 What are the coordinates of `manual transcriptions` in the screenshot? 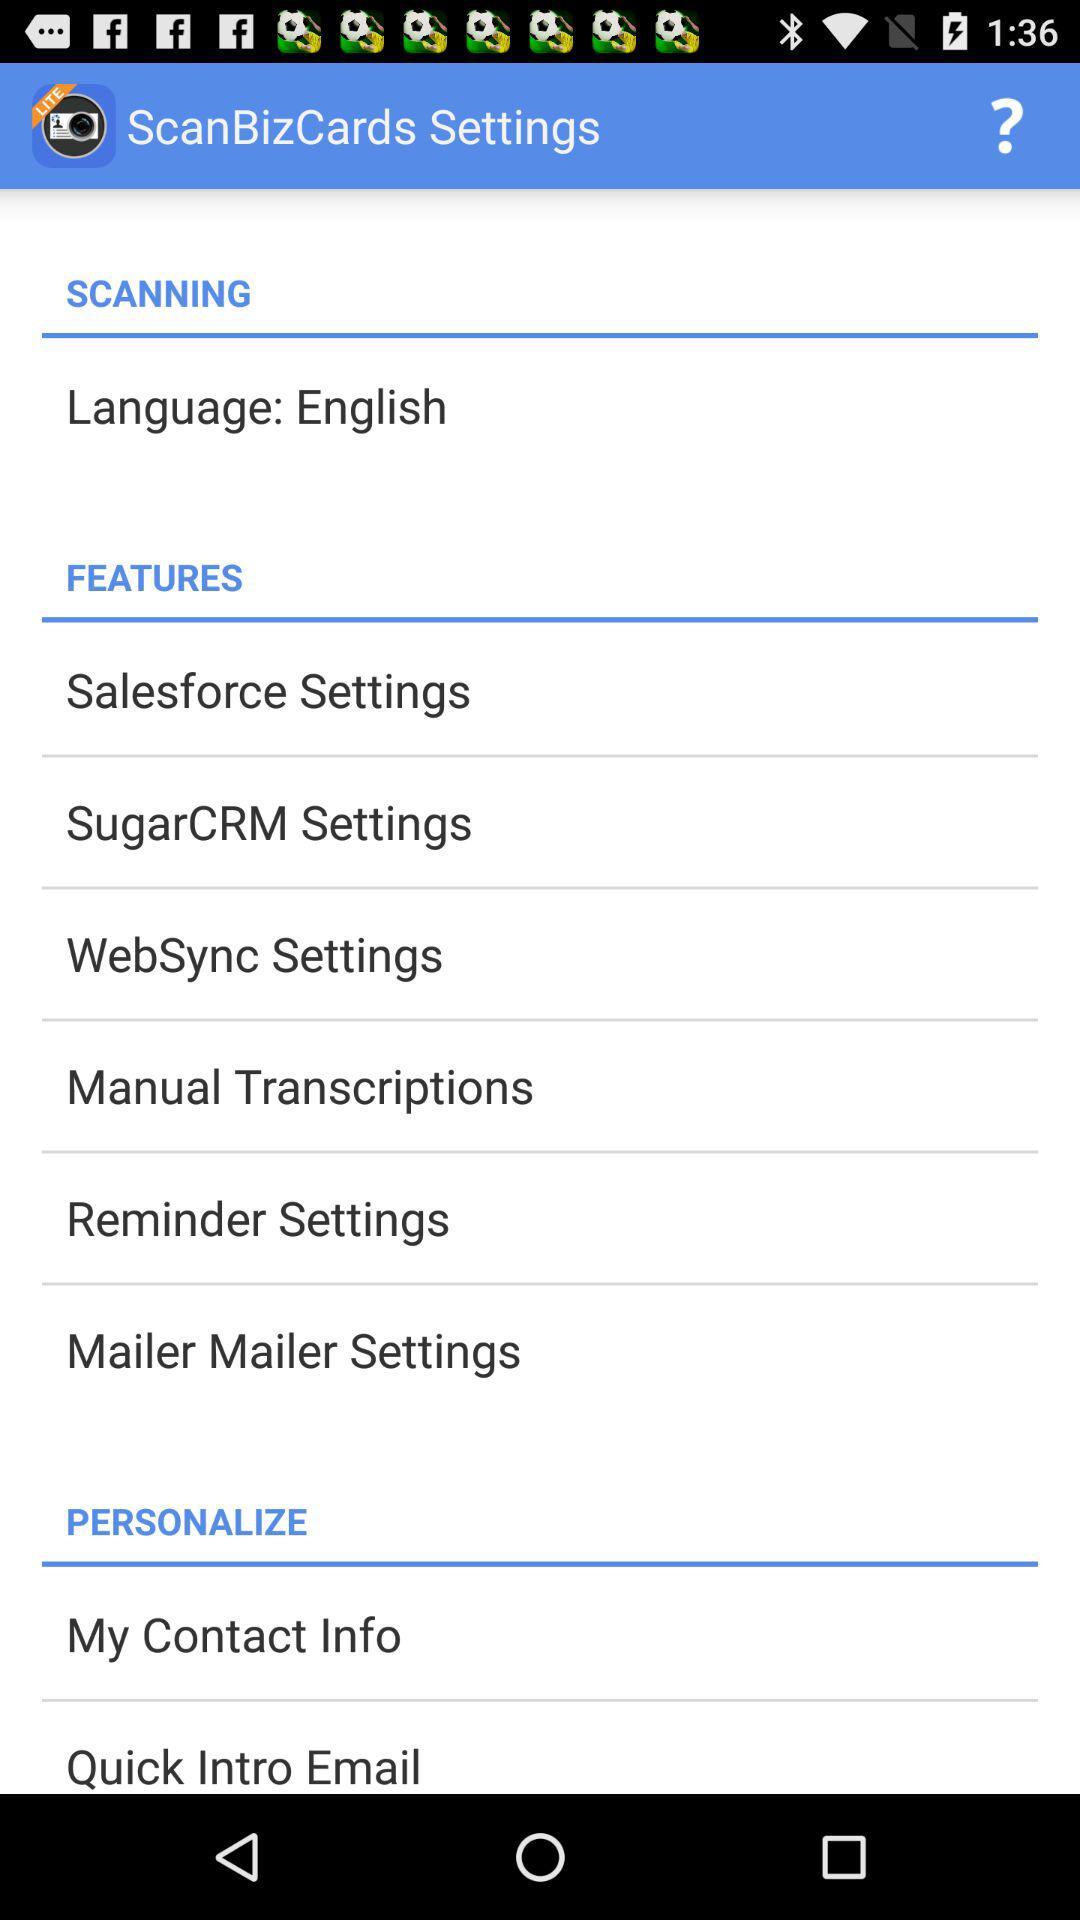 It's located at (551, 1084).